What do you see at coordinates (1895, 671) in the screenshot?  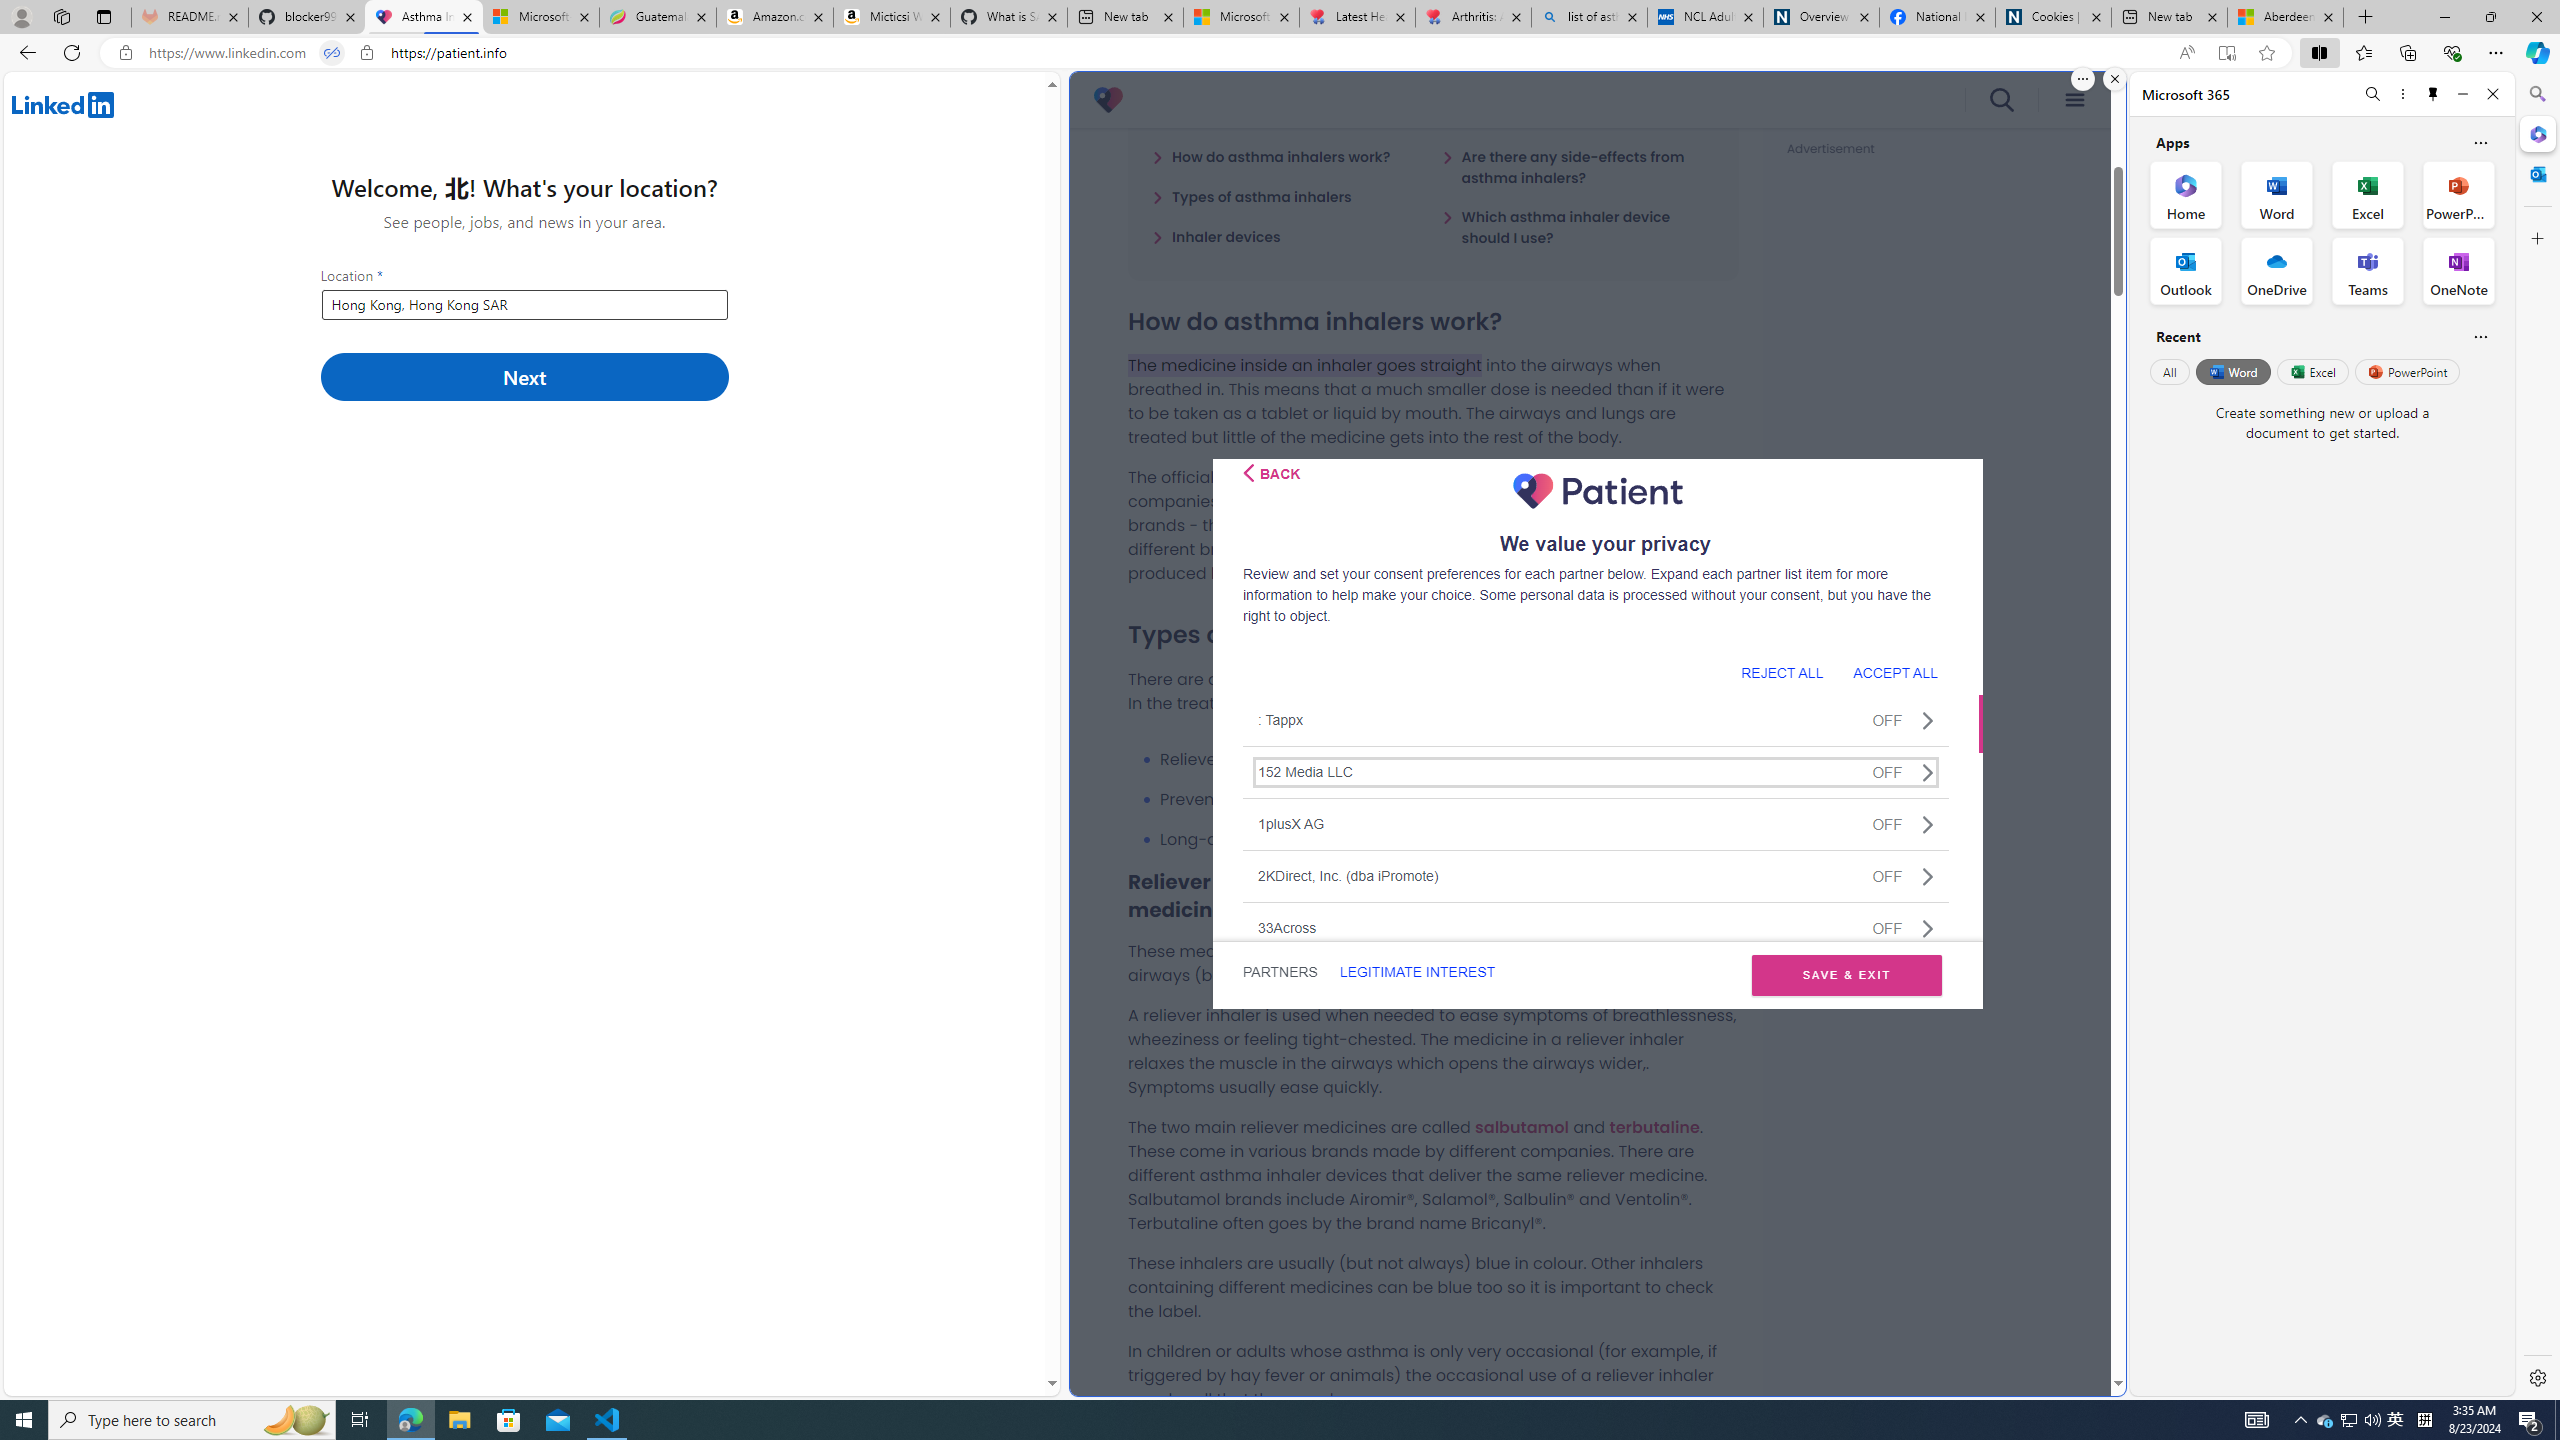 I see `'ACCEPT ALL'` at bounding box center [1895, 671].